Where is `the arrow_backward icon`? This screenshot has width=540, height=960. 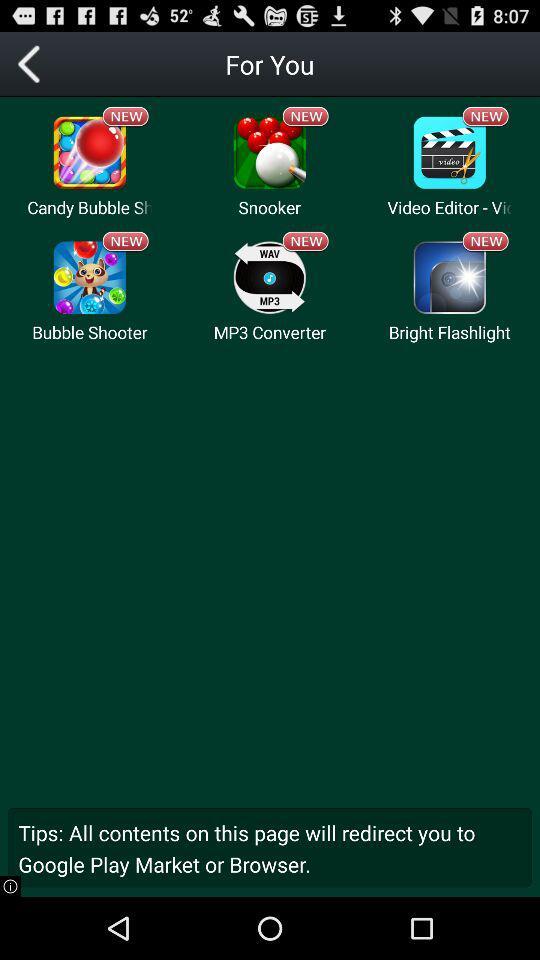 the arrow_backward icon is located at coordinates (31, 68).